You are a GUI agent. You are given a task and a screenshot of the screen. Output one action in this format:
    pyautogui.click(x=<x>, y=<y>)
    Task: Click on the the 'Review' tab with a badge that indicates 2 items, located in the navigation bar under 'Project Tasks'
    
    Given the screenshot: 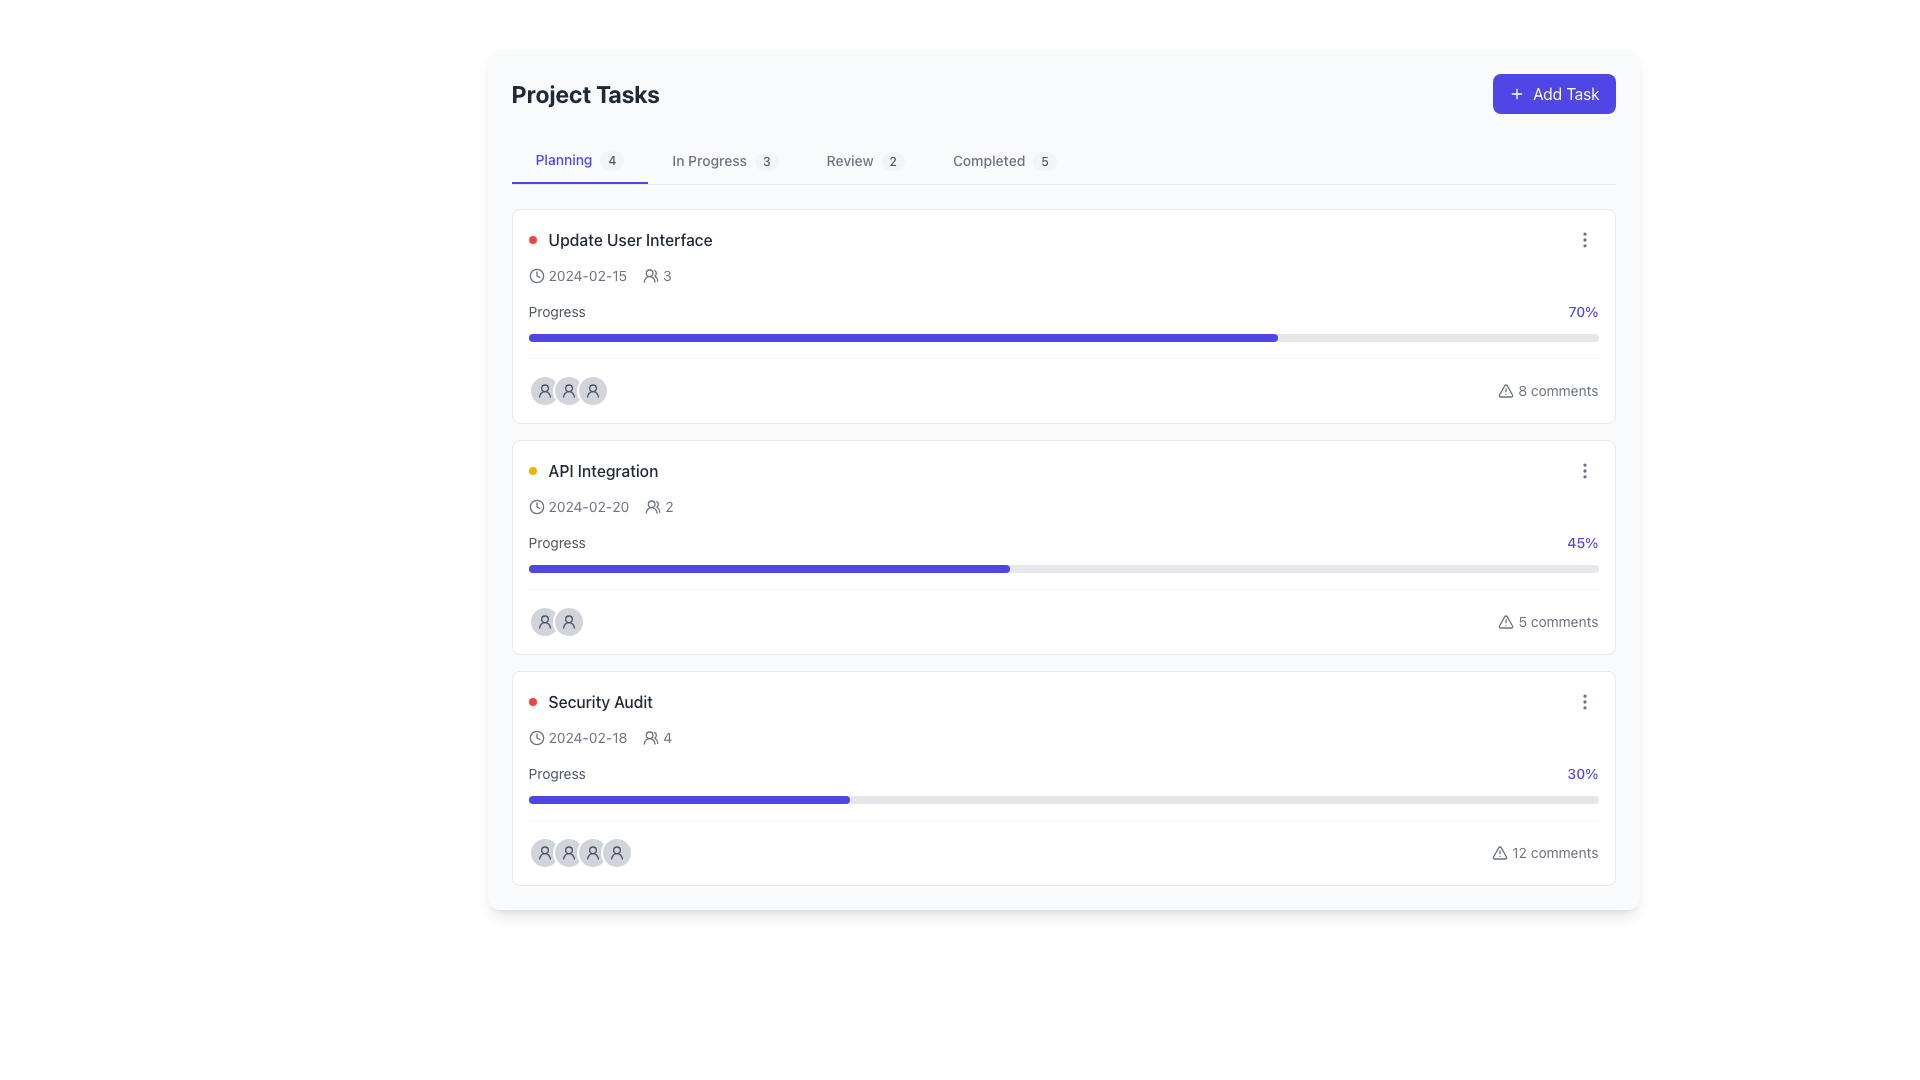 What is the action you would take?
    pyautogui.click(x=865, y=160)
    